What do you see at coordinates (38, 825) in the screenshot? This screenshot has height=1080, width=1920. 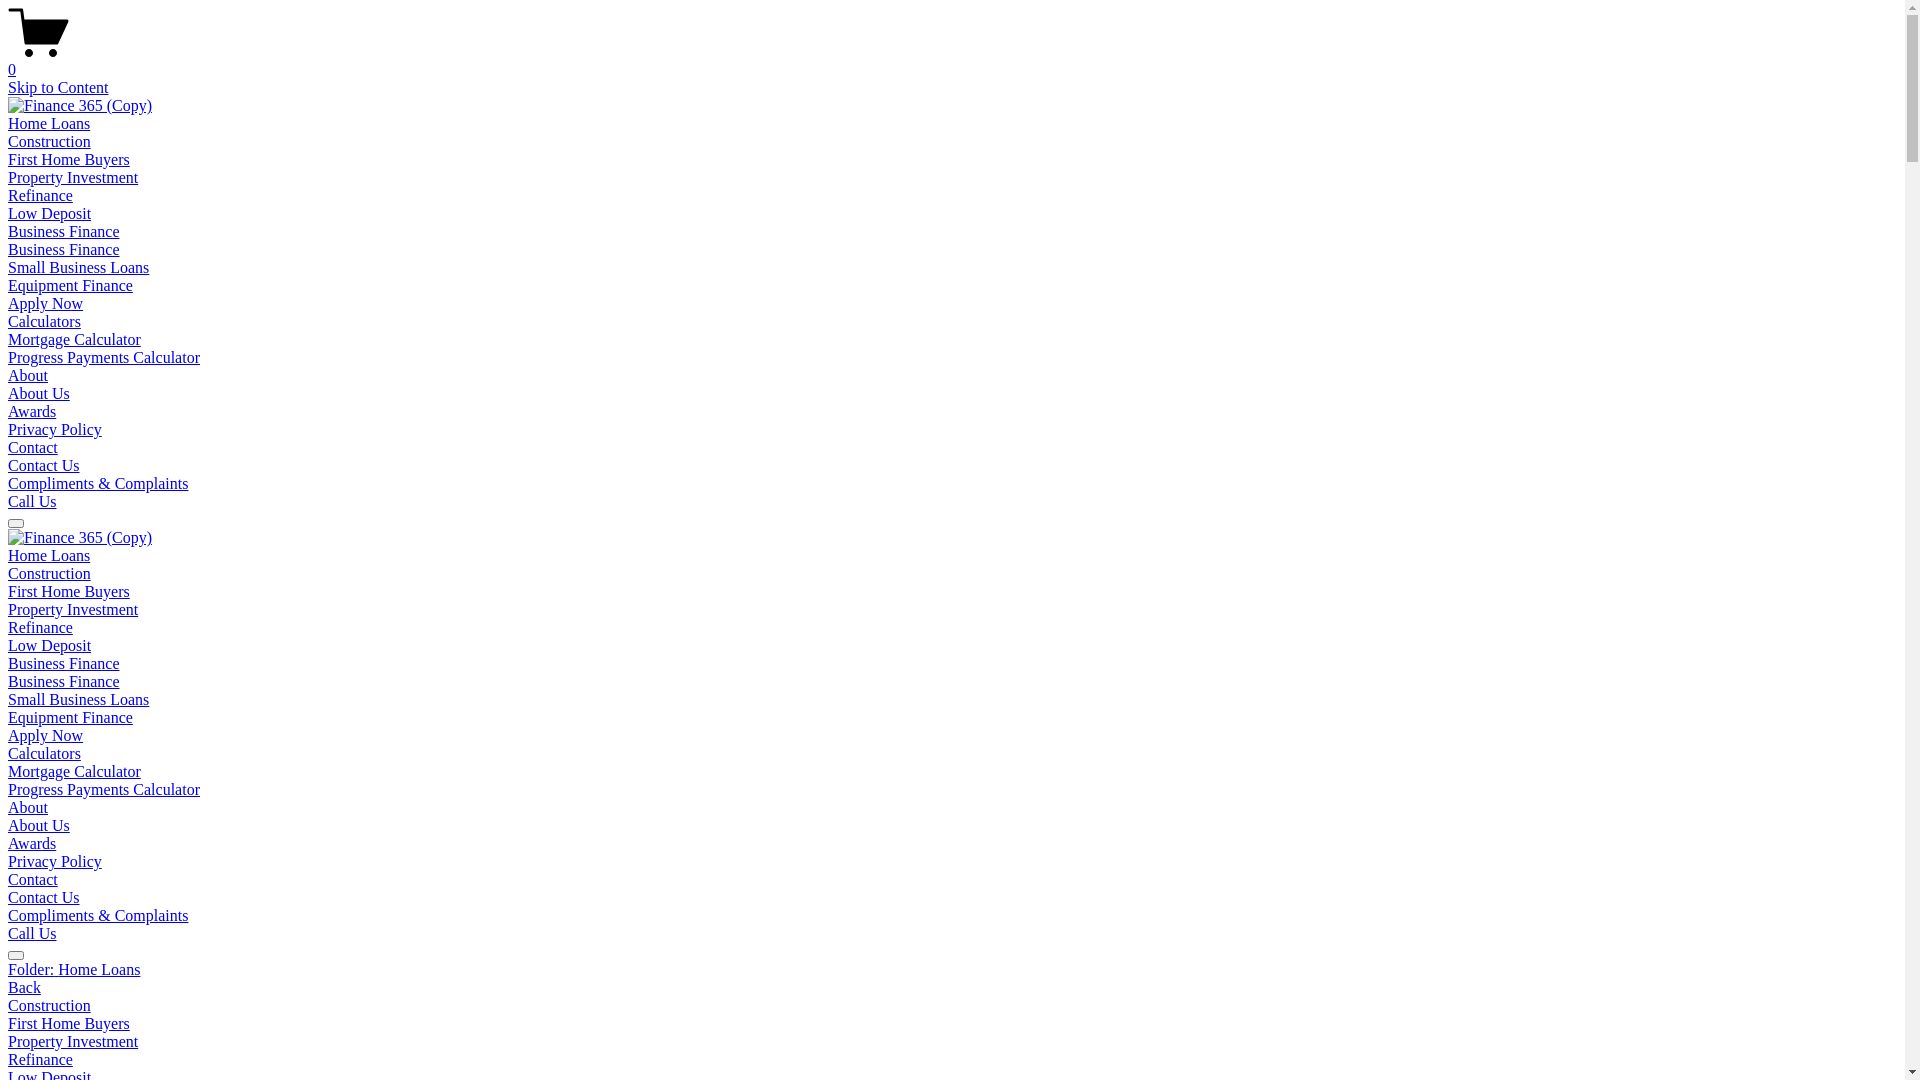 I see `'About Us'` at bounding box center [38, 825].